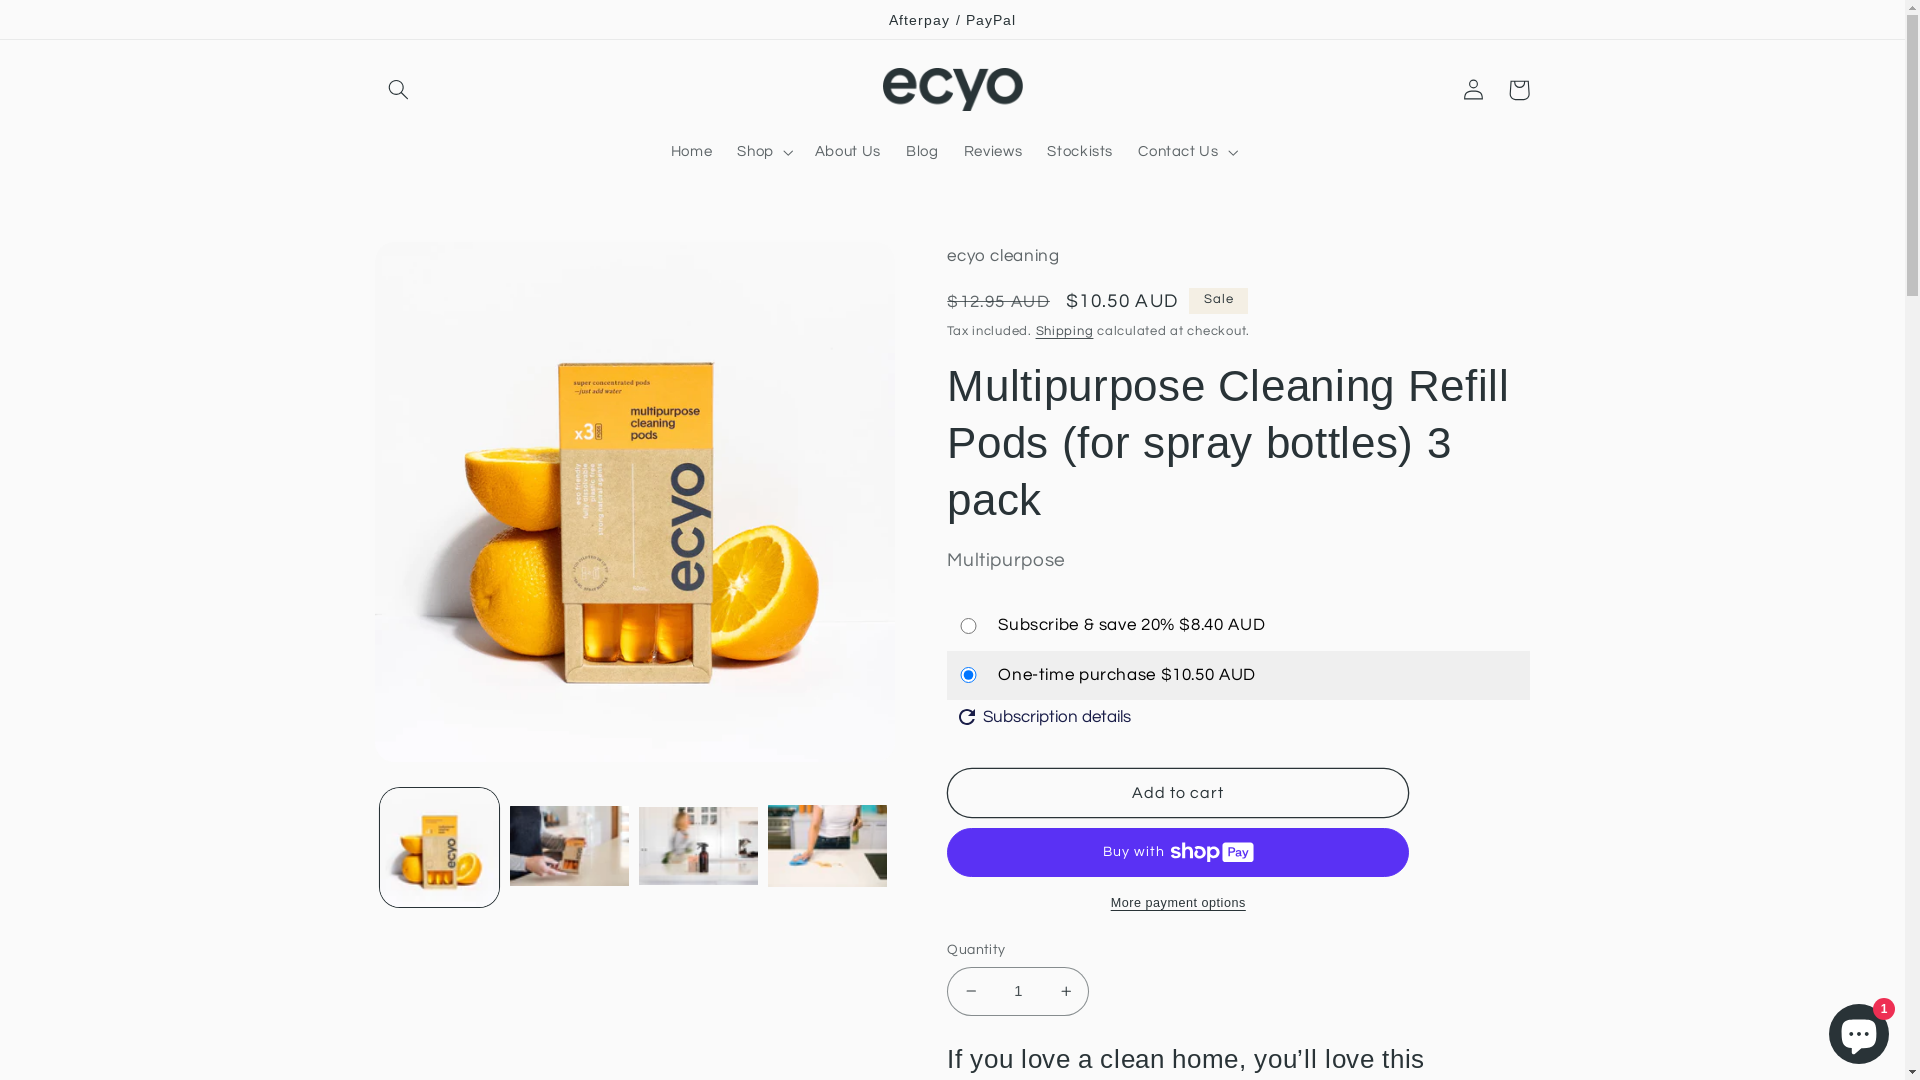 Image resolution: width=1920 pixels, height=1080 pixels. I want to click on 'Shopify online store chat', so click(1857, 1029).